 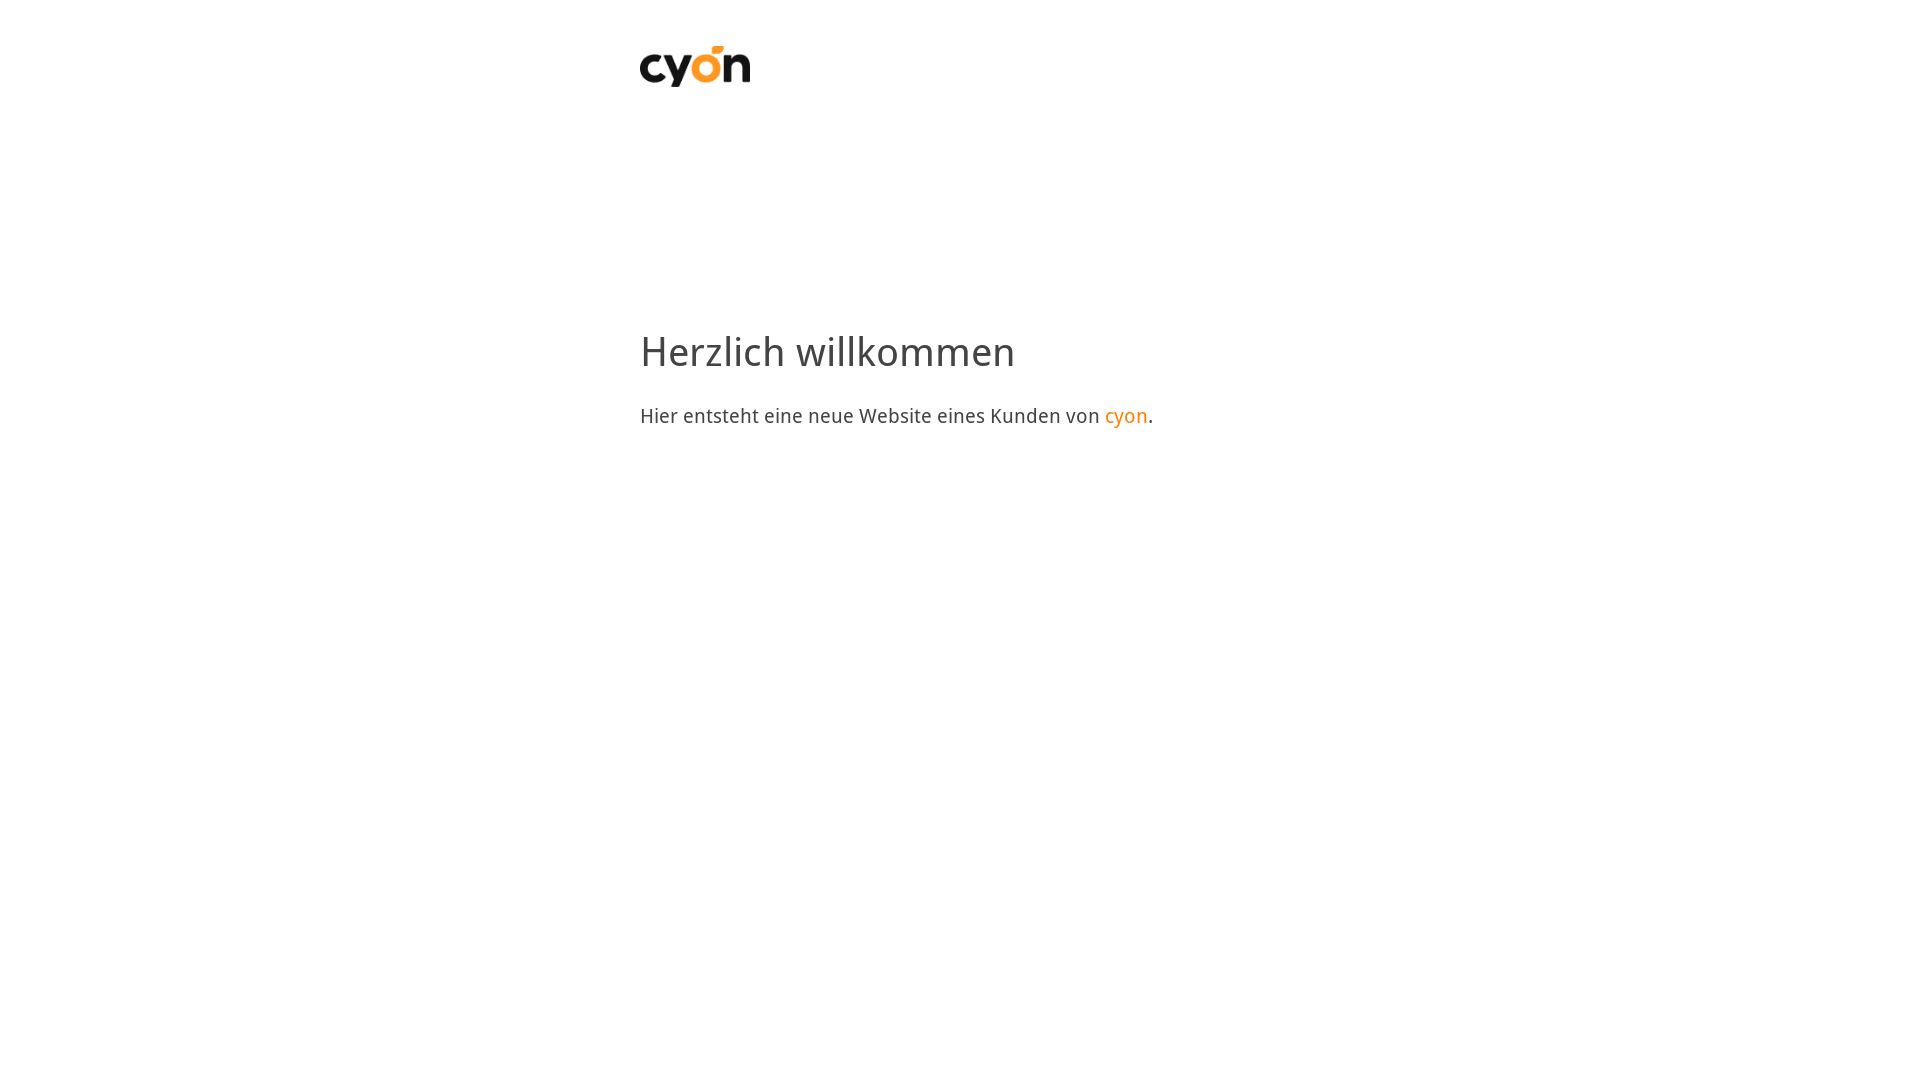 I want to click on 'cyon', so click(x=1103, y=415).